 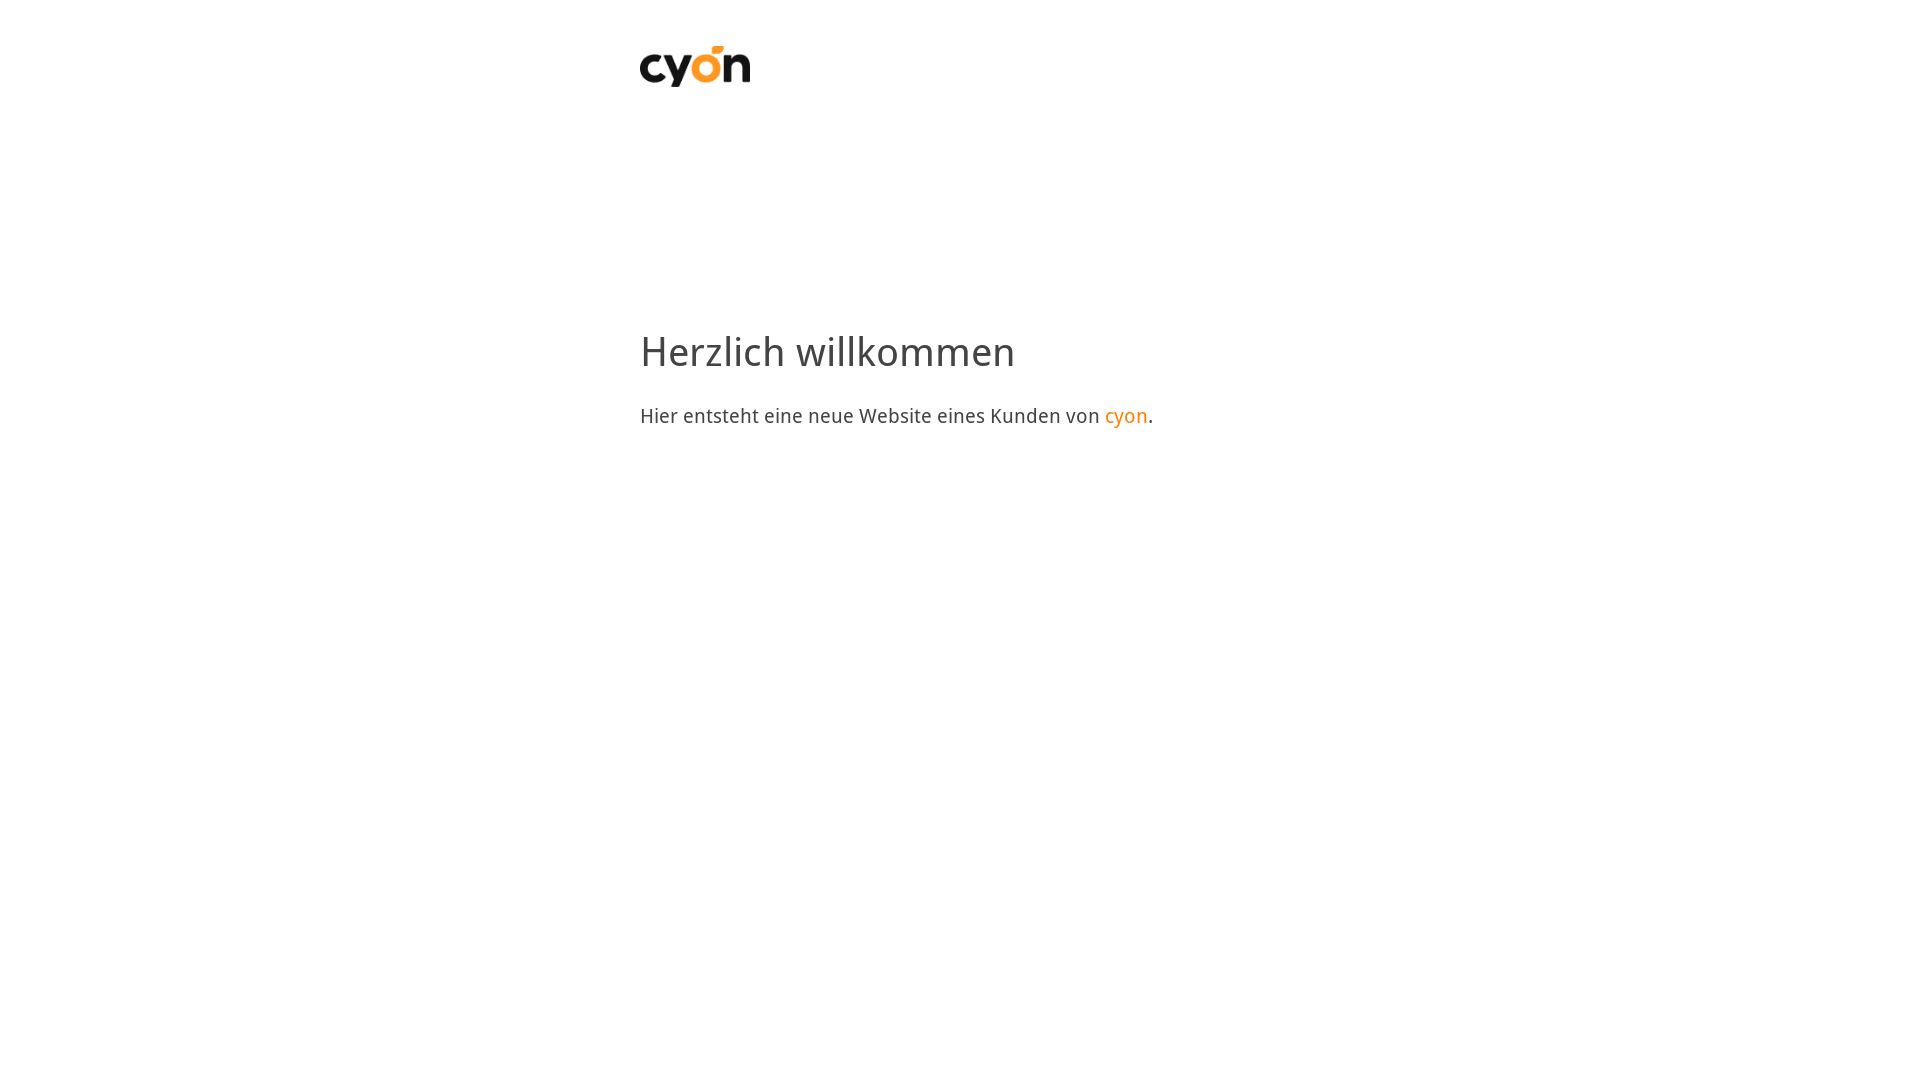 I want to click on 'cyon', so click(x=1103, y=415).